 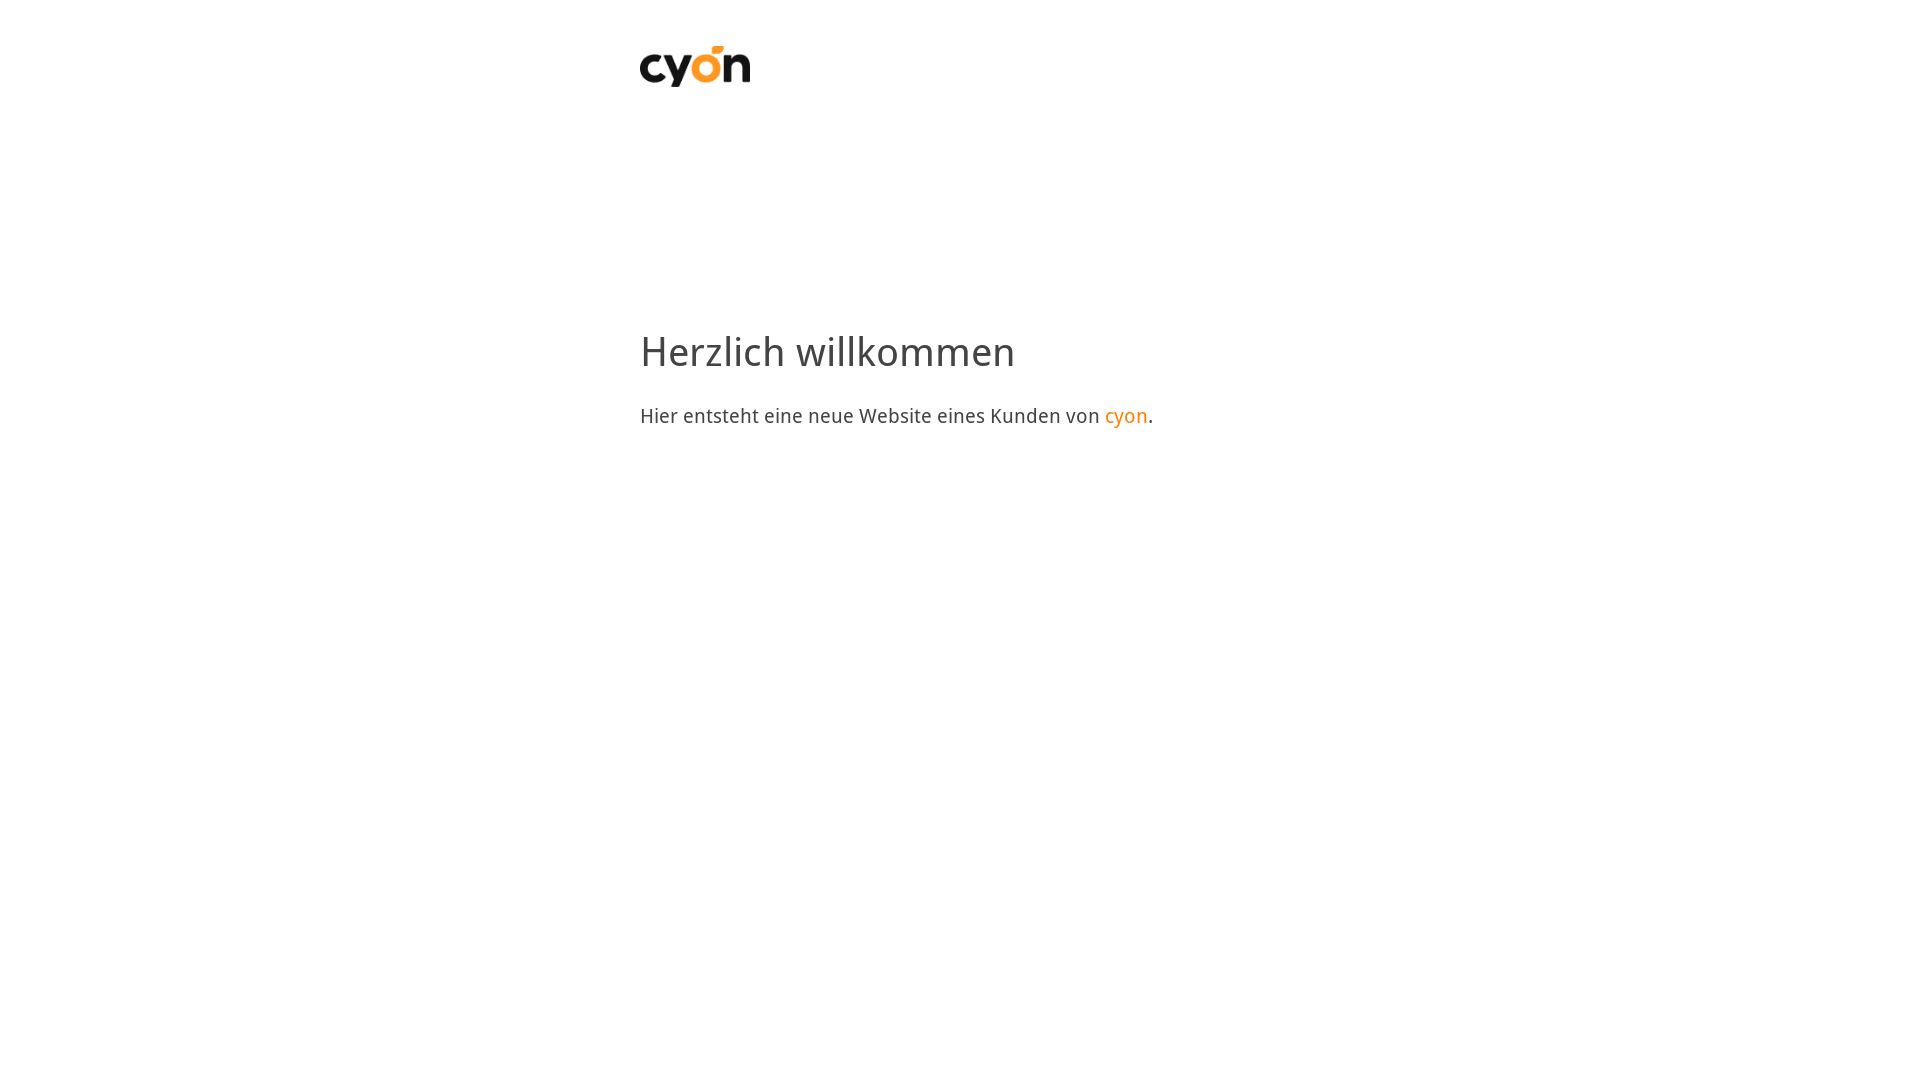 I want to click on 'cyon', so click(x=1103, y=415).